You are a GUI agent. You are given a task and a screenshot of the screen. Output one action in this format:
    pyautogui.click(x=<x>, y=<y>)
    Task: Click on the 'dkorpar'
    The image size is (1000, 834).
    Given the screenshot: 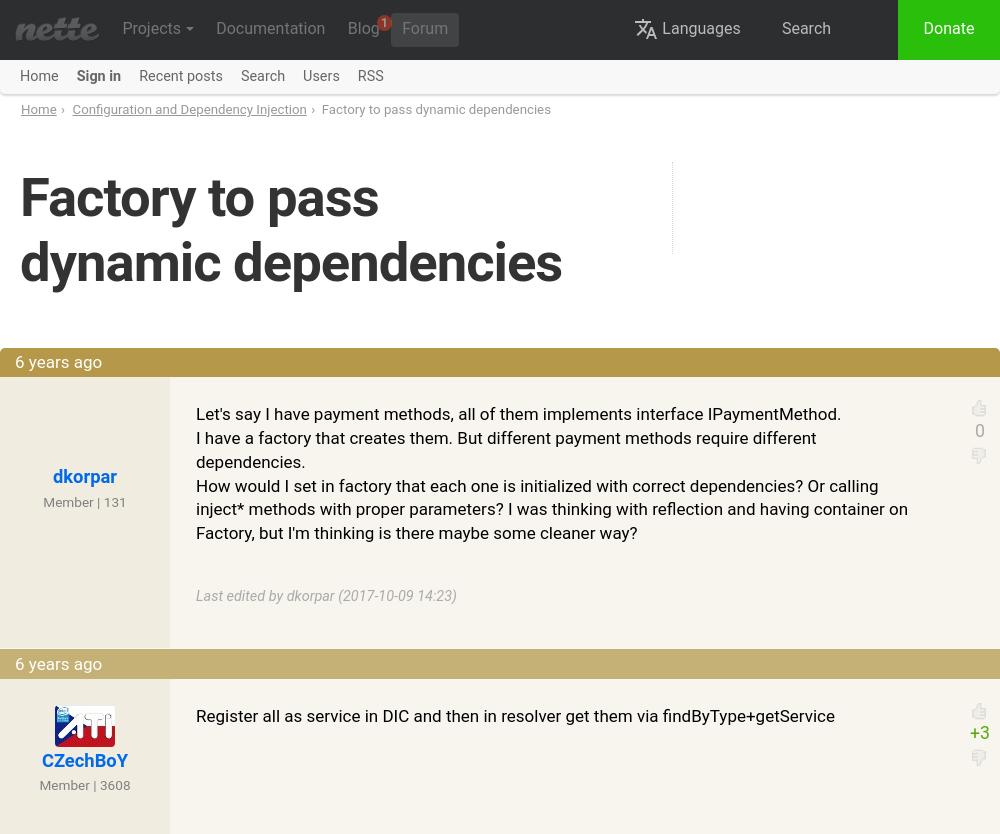 What is the action you would take?
    pyautogui.click(x=83, y=476)
    